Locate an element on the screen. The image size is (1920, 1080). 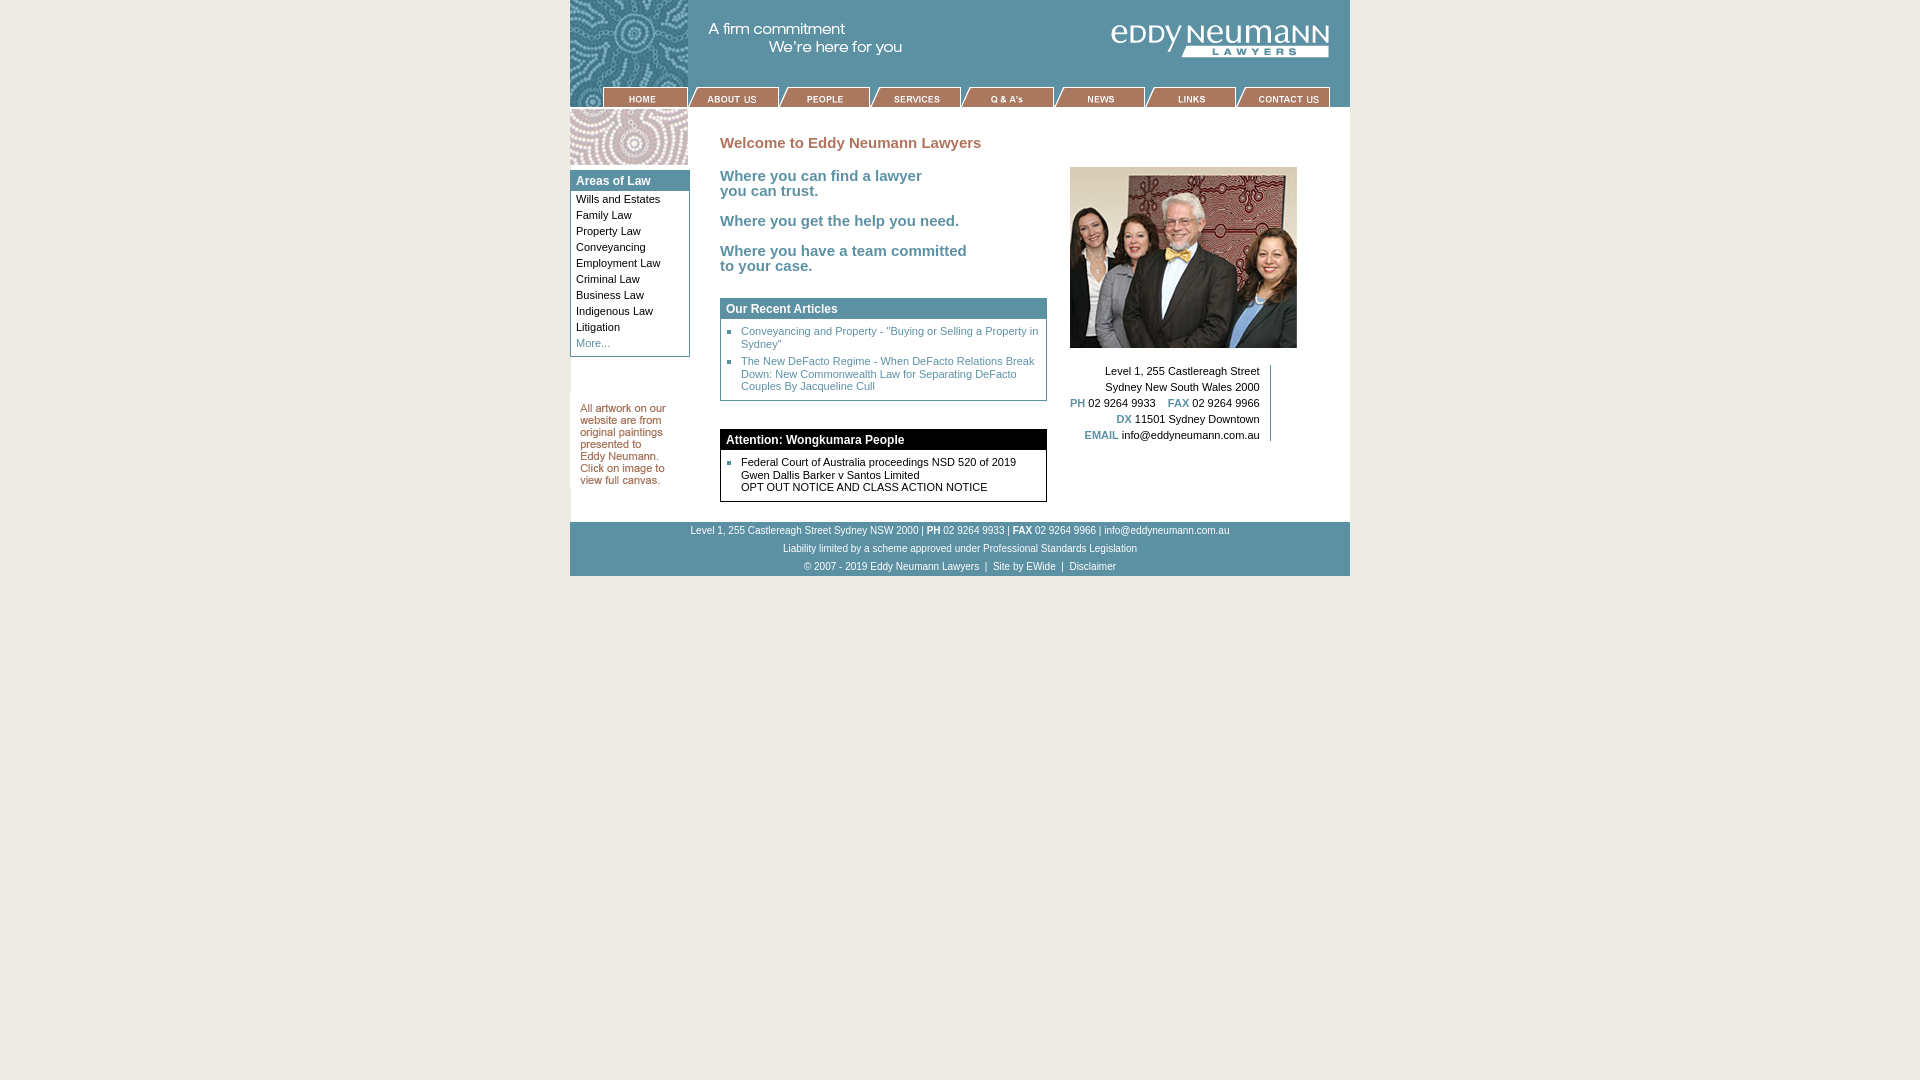
'Disclaimer' is located at coordinates (1091, 566).